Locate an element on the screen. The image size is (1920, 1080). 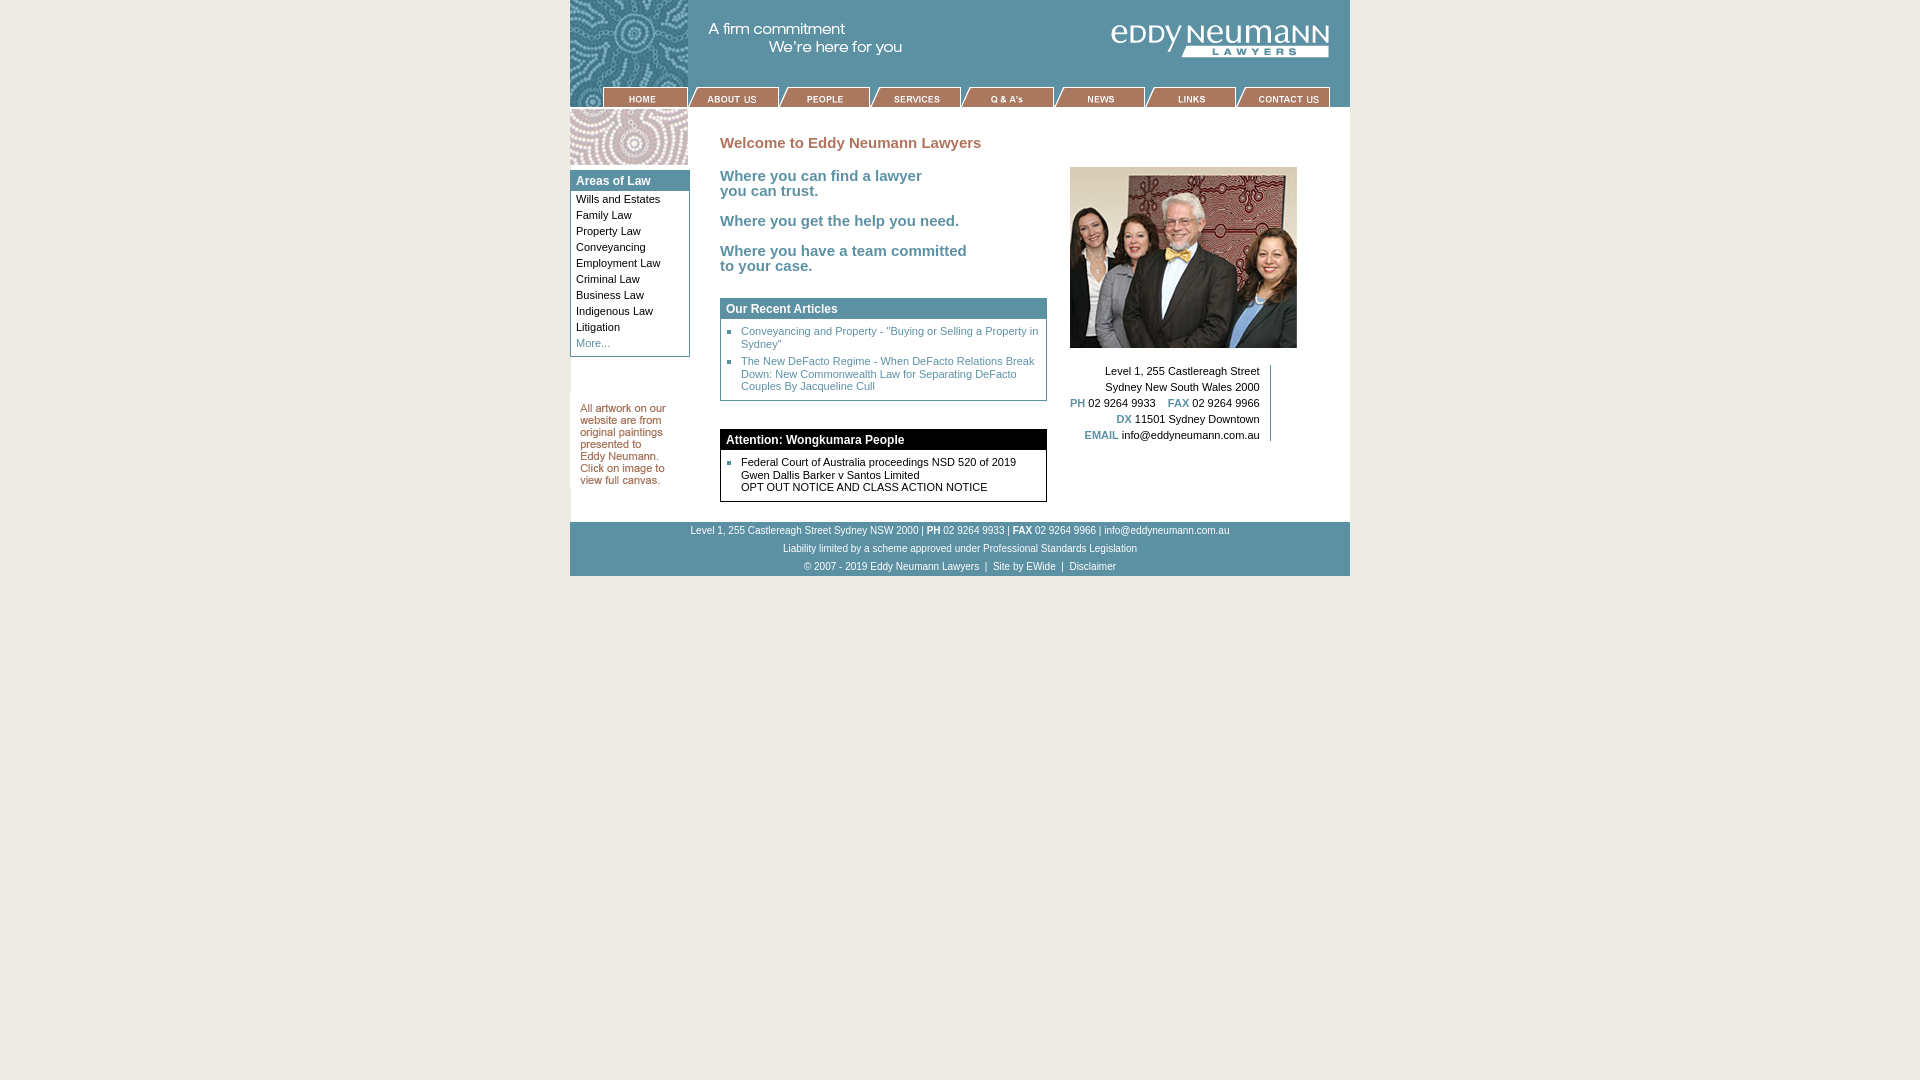
'Disclaimer' is located at coordinates (1091, 566).